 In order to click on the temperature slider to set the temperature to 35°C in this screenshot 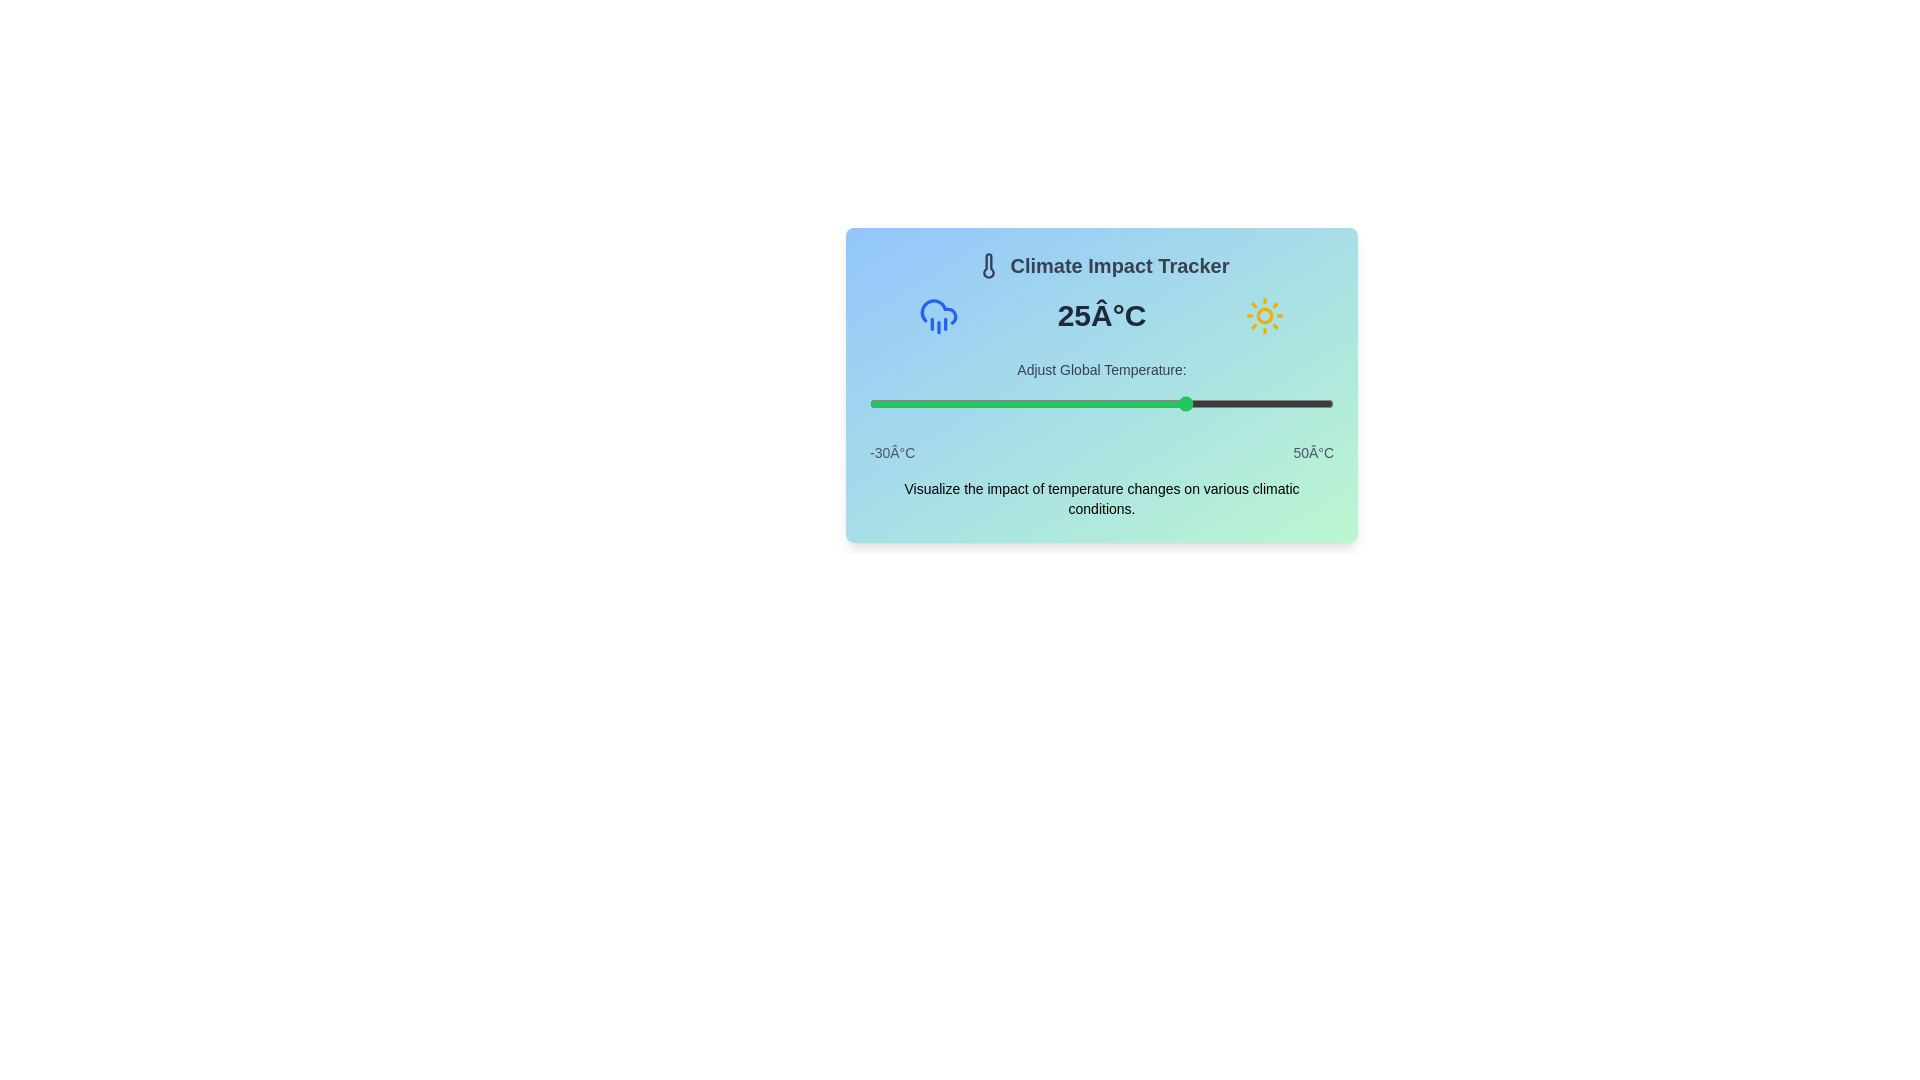, I will do `click(1246, 404)`.